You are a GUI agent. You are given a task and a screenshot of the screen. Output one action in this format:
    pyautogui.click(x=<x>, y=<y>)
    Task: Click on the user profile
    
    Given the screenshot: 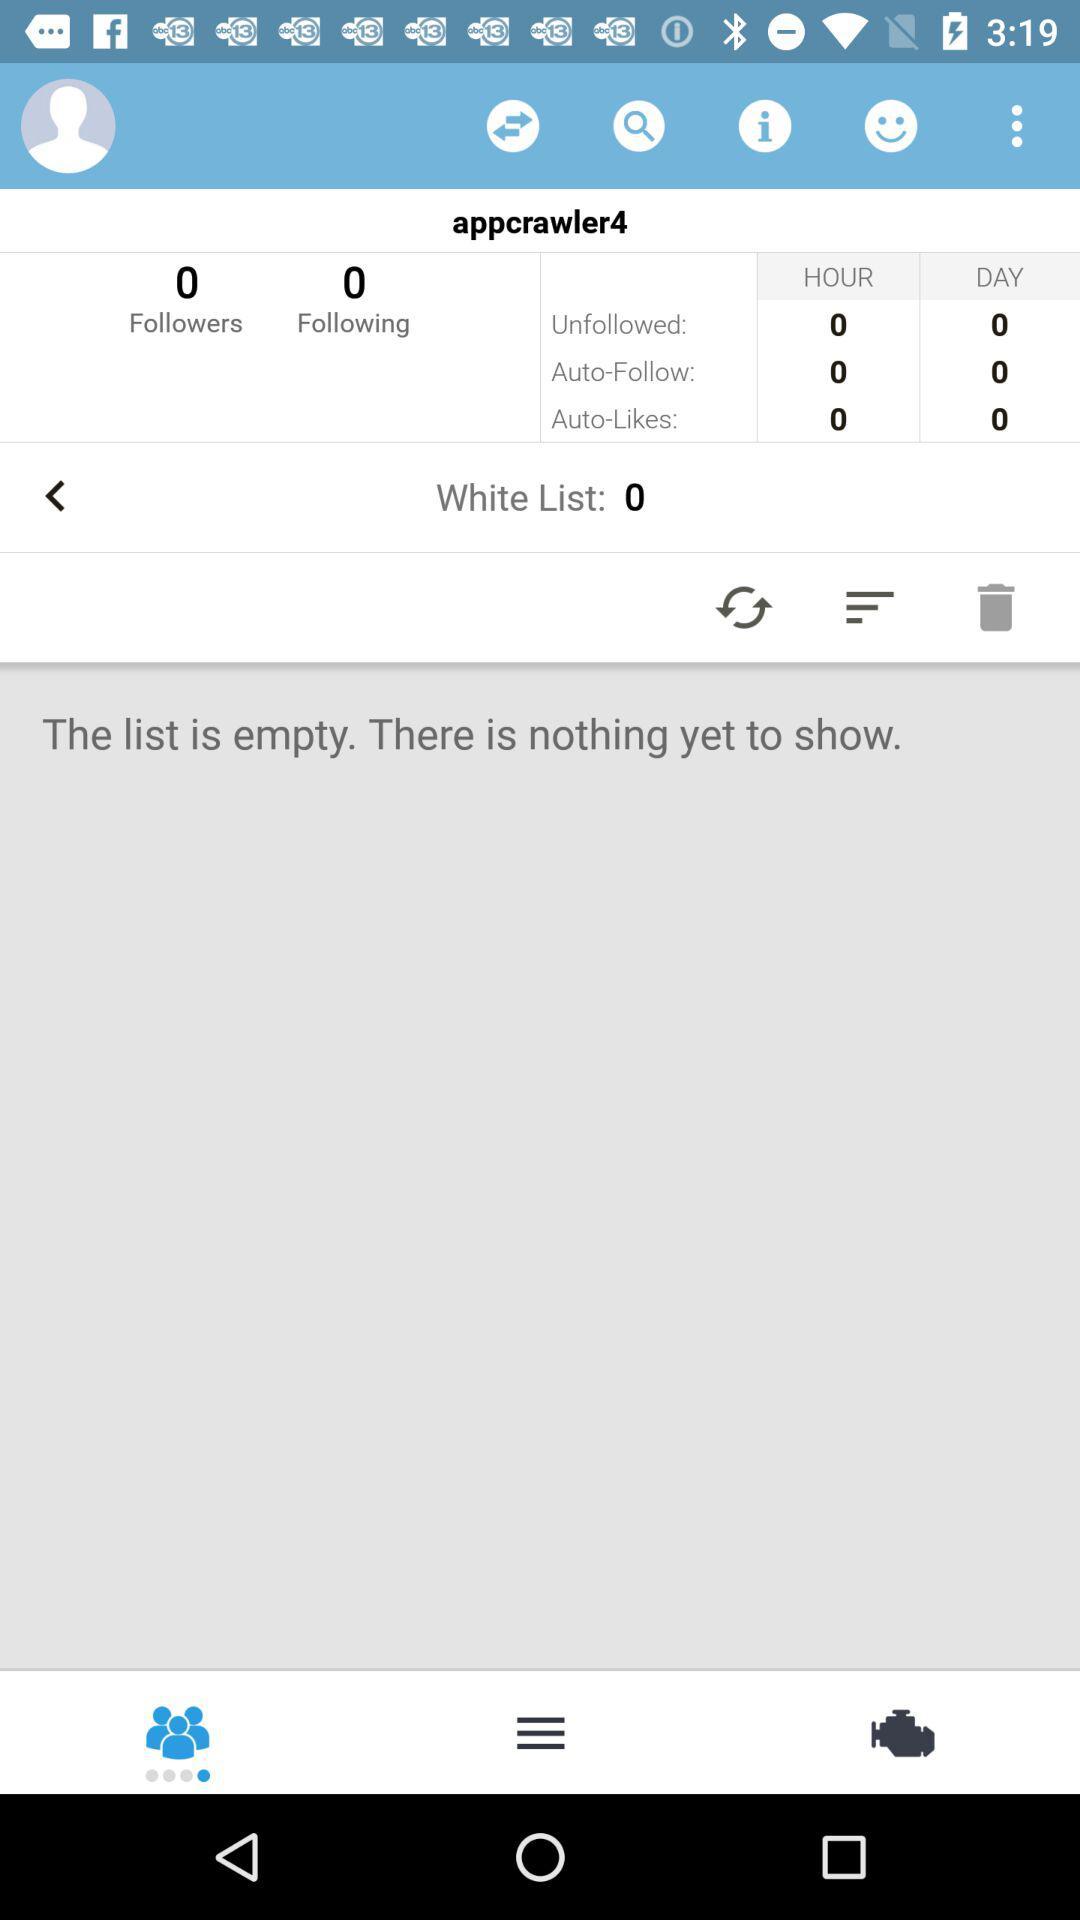 What is the action you would take?
    pyautogui.click(x=67, y=124)
    